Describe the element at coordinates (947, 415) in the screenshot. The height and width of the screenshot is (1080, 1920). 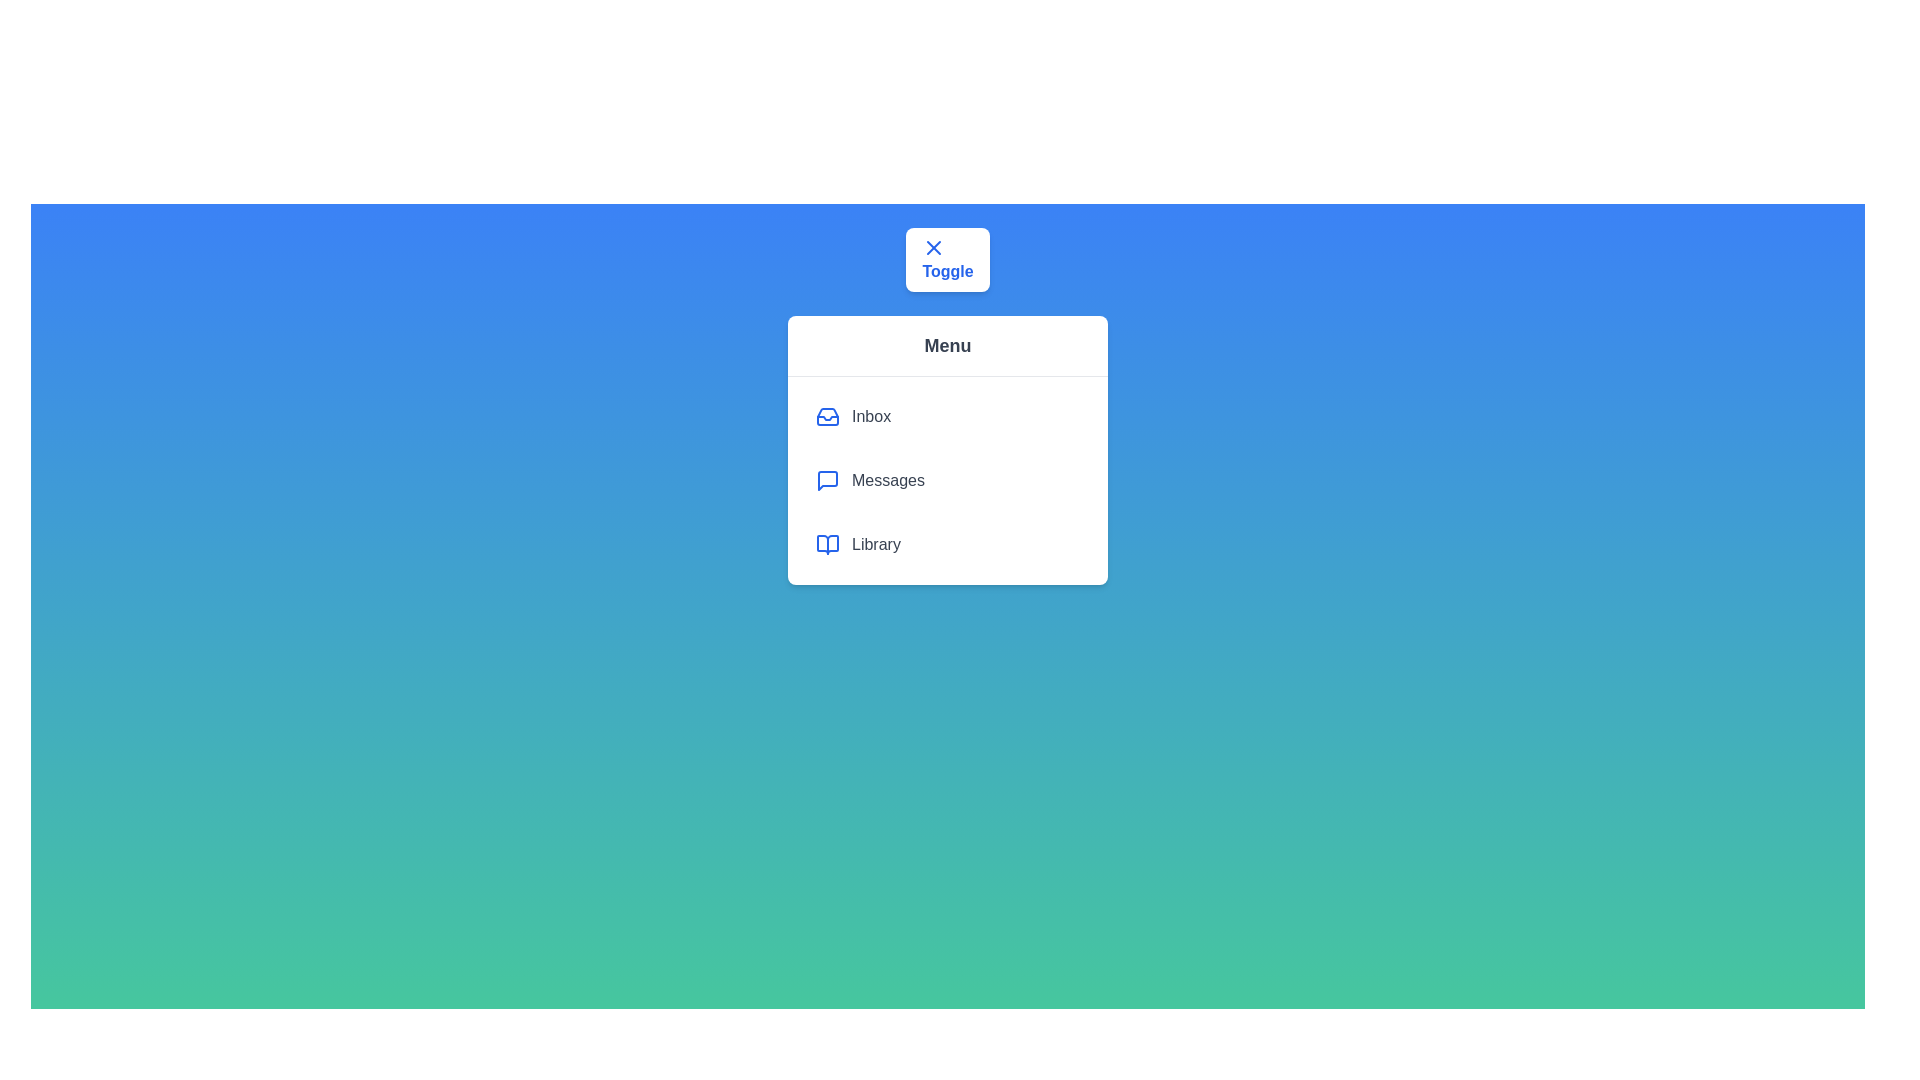
I see `the menu item Inbox from the list` at that location.